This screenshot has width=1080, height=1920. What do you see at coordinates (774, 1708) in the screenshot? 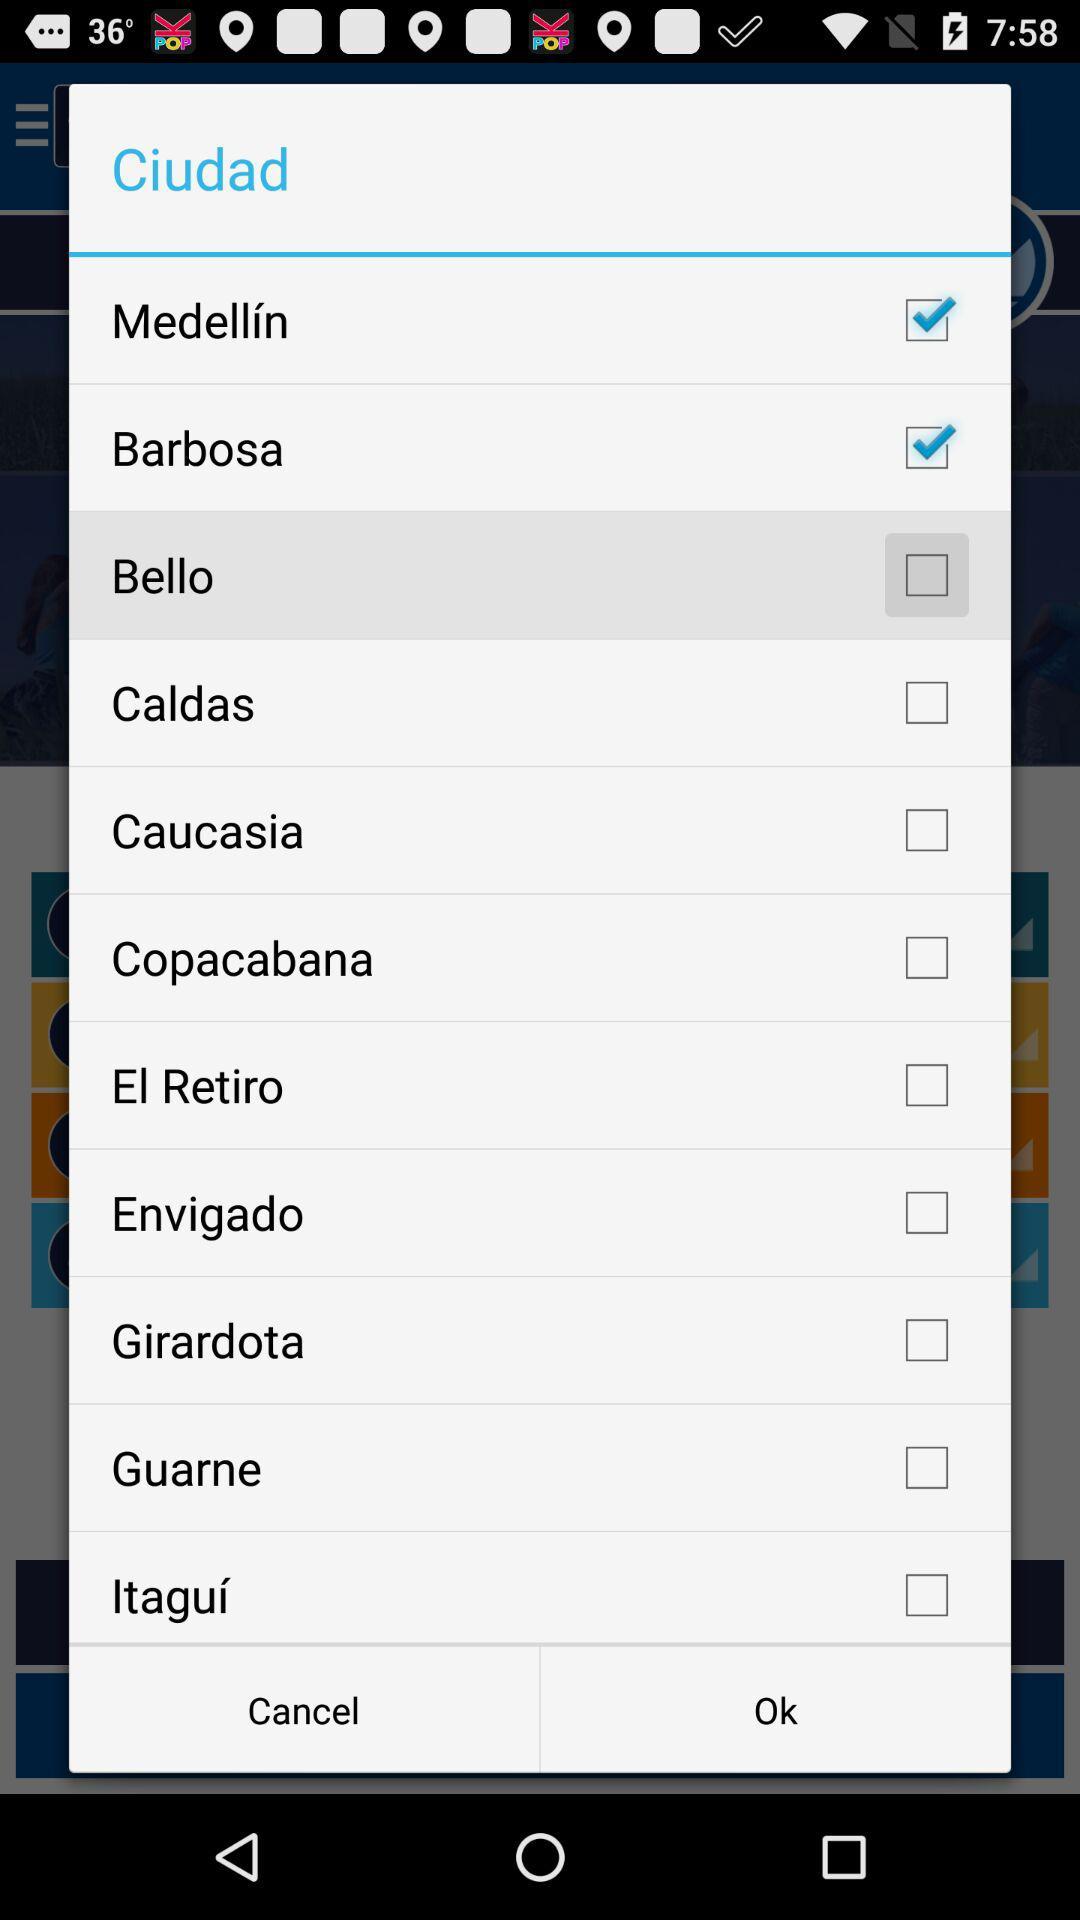
I see `item next to cancel` at bounding box center [774, 1708].